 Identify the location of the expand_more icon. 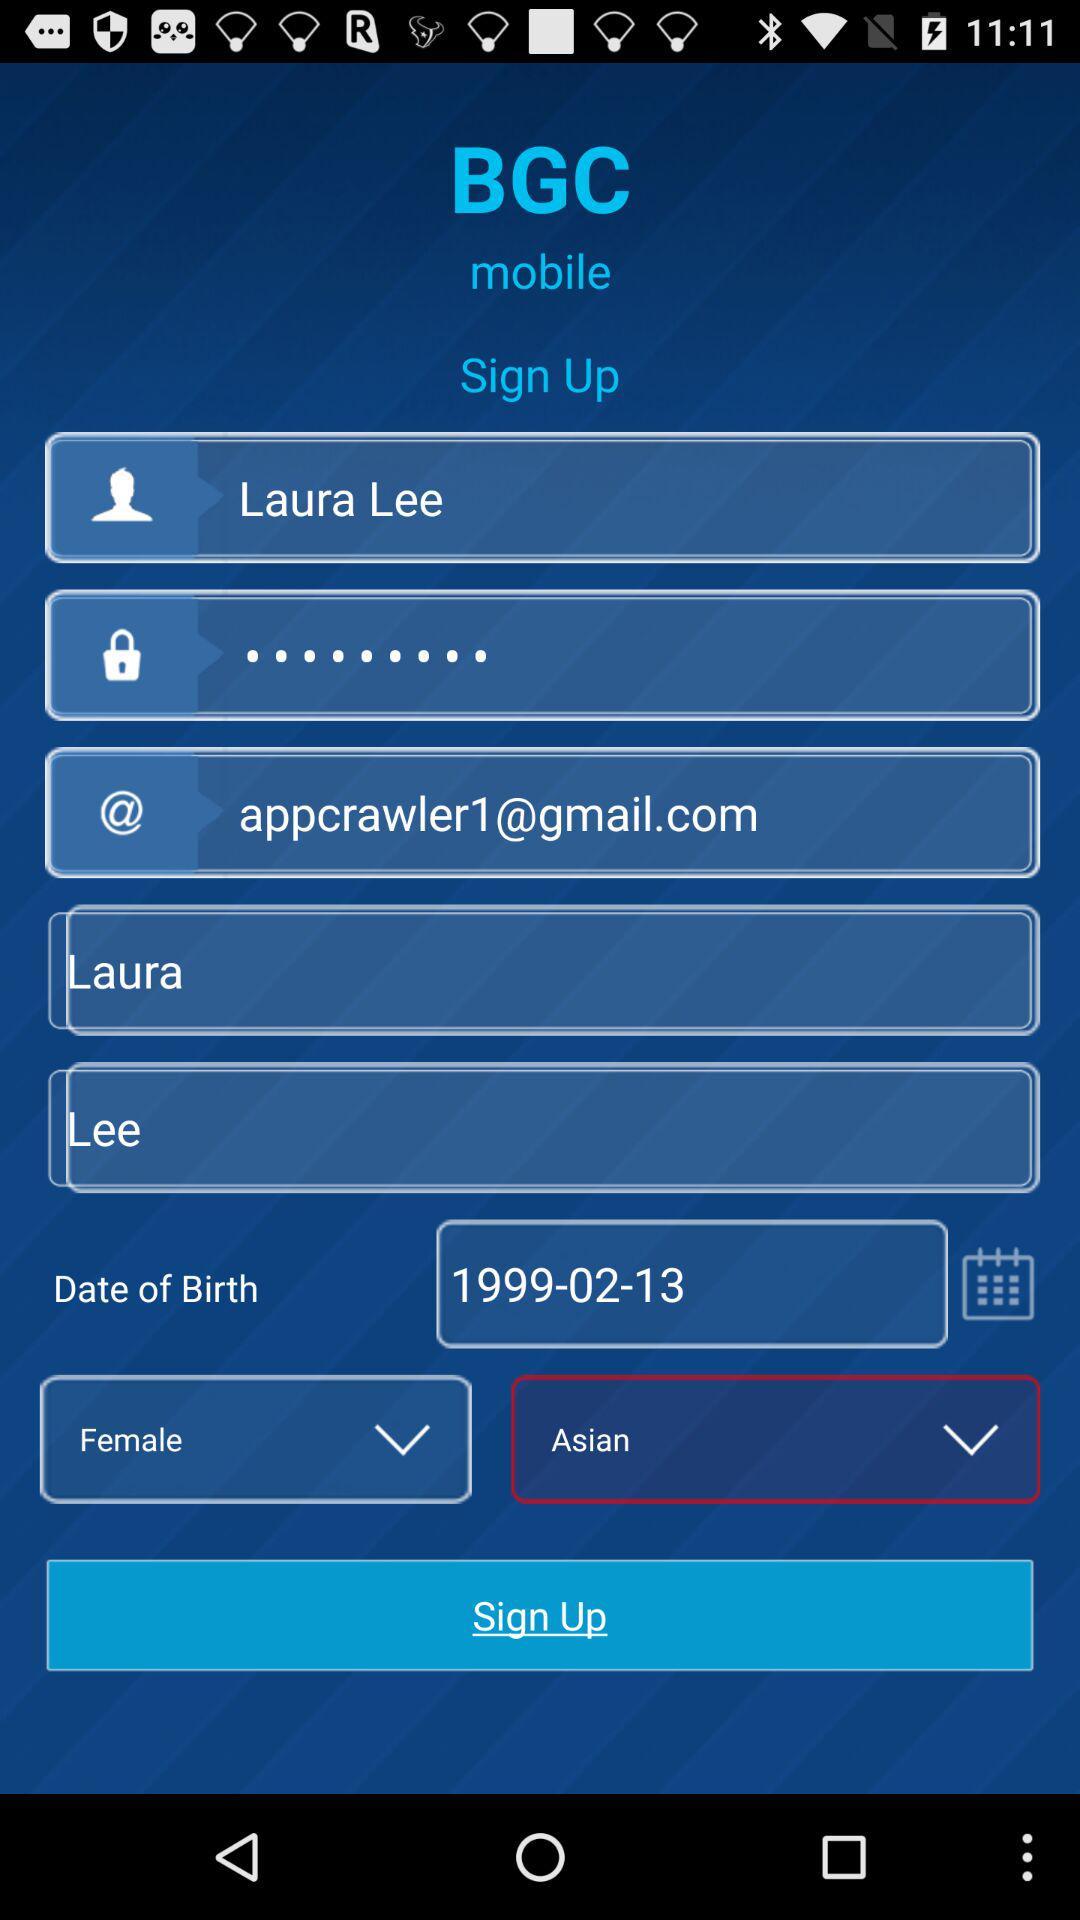
(403, 1539).